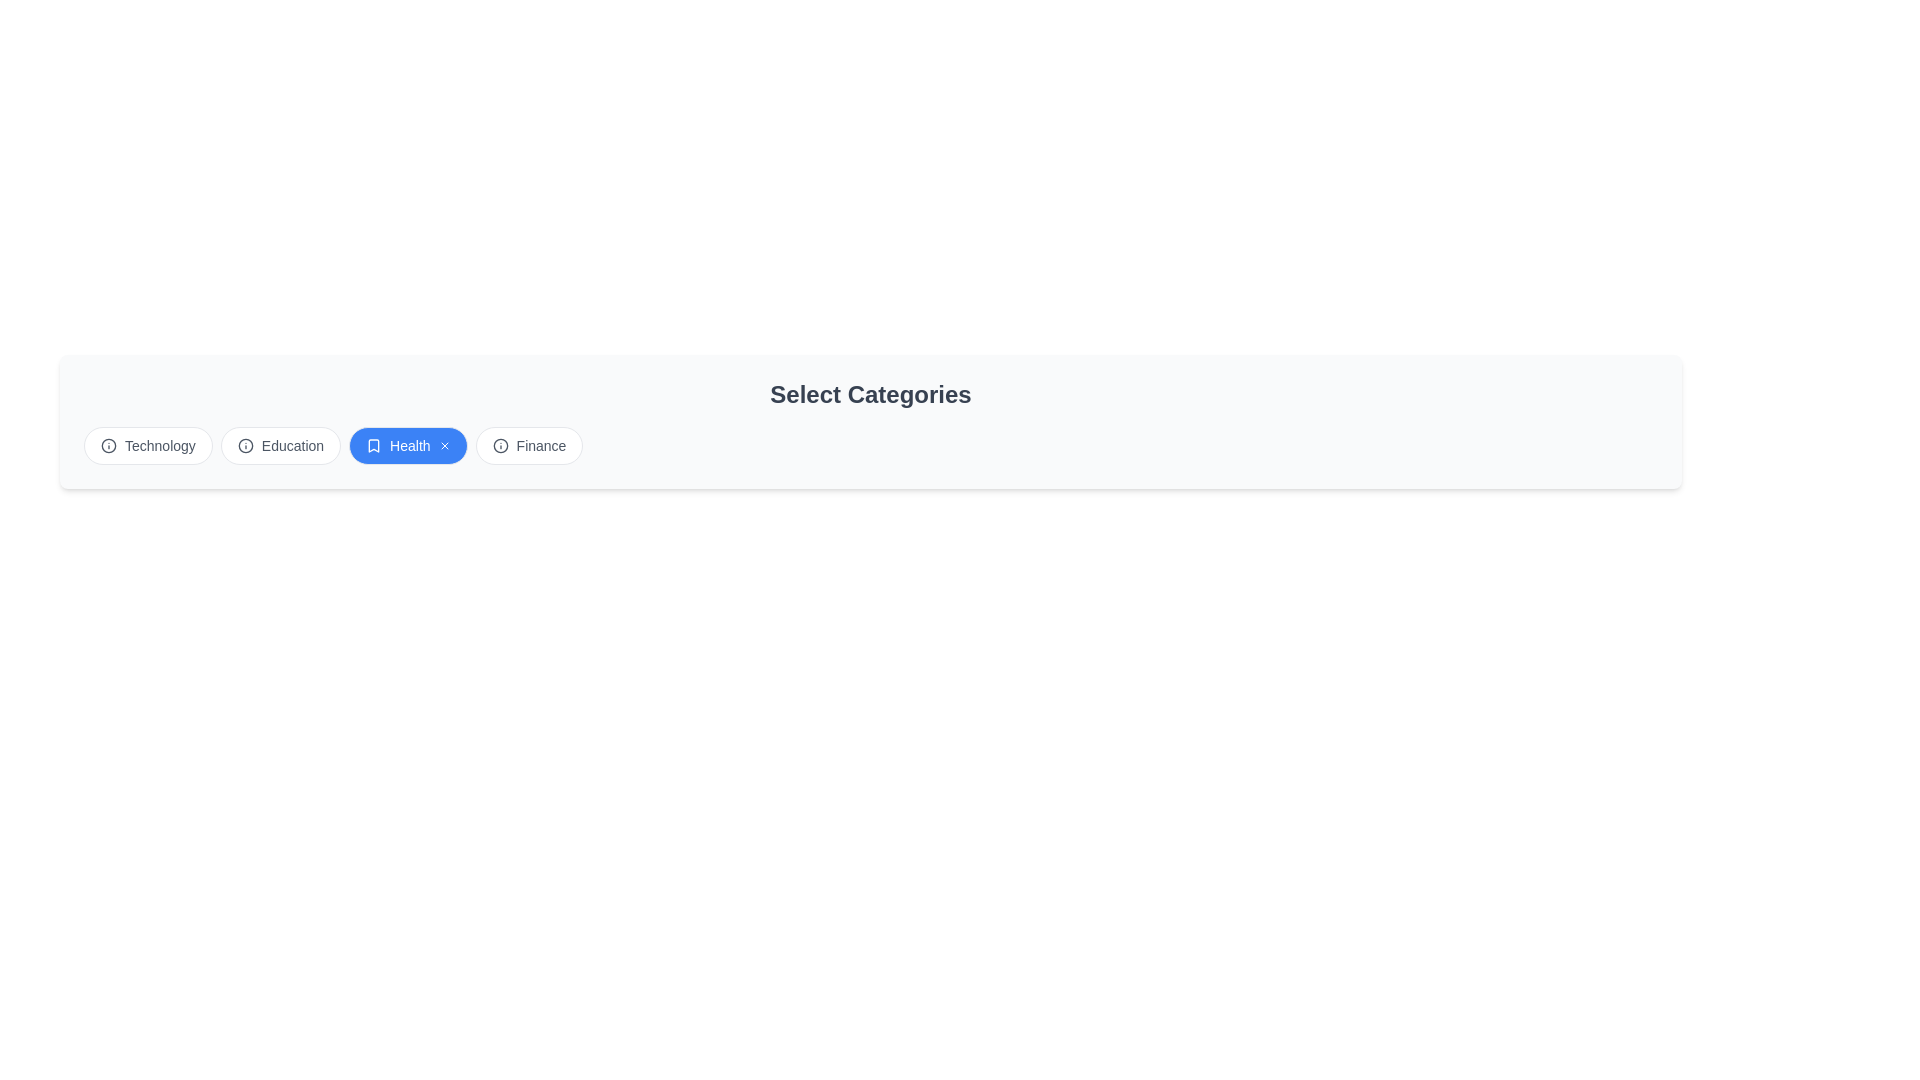 Image resolution: width=1920 pixels, height=1080 pixels. Describe the element at coordinates (528, 445) in the screenshot. I see `the chip labeled 'Finance' to observe its hover state` at that location.